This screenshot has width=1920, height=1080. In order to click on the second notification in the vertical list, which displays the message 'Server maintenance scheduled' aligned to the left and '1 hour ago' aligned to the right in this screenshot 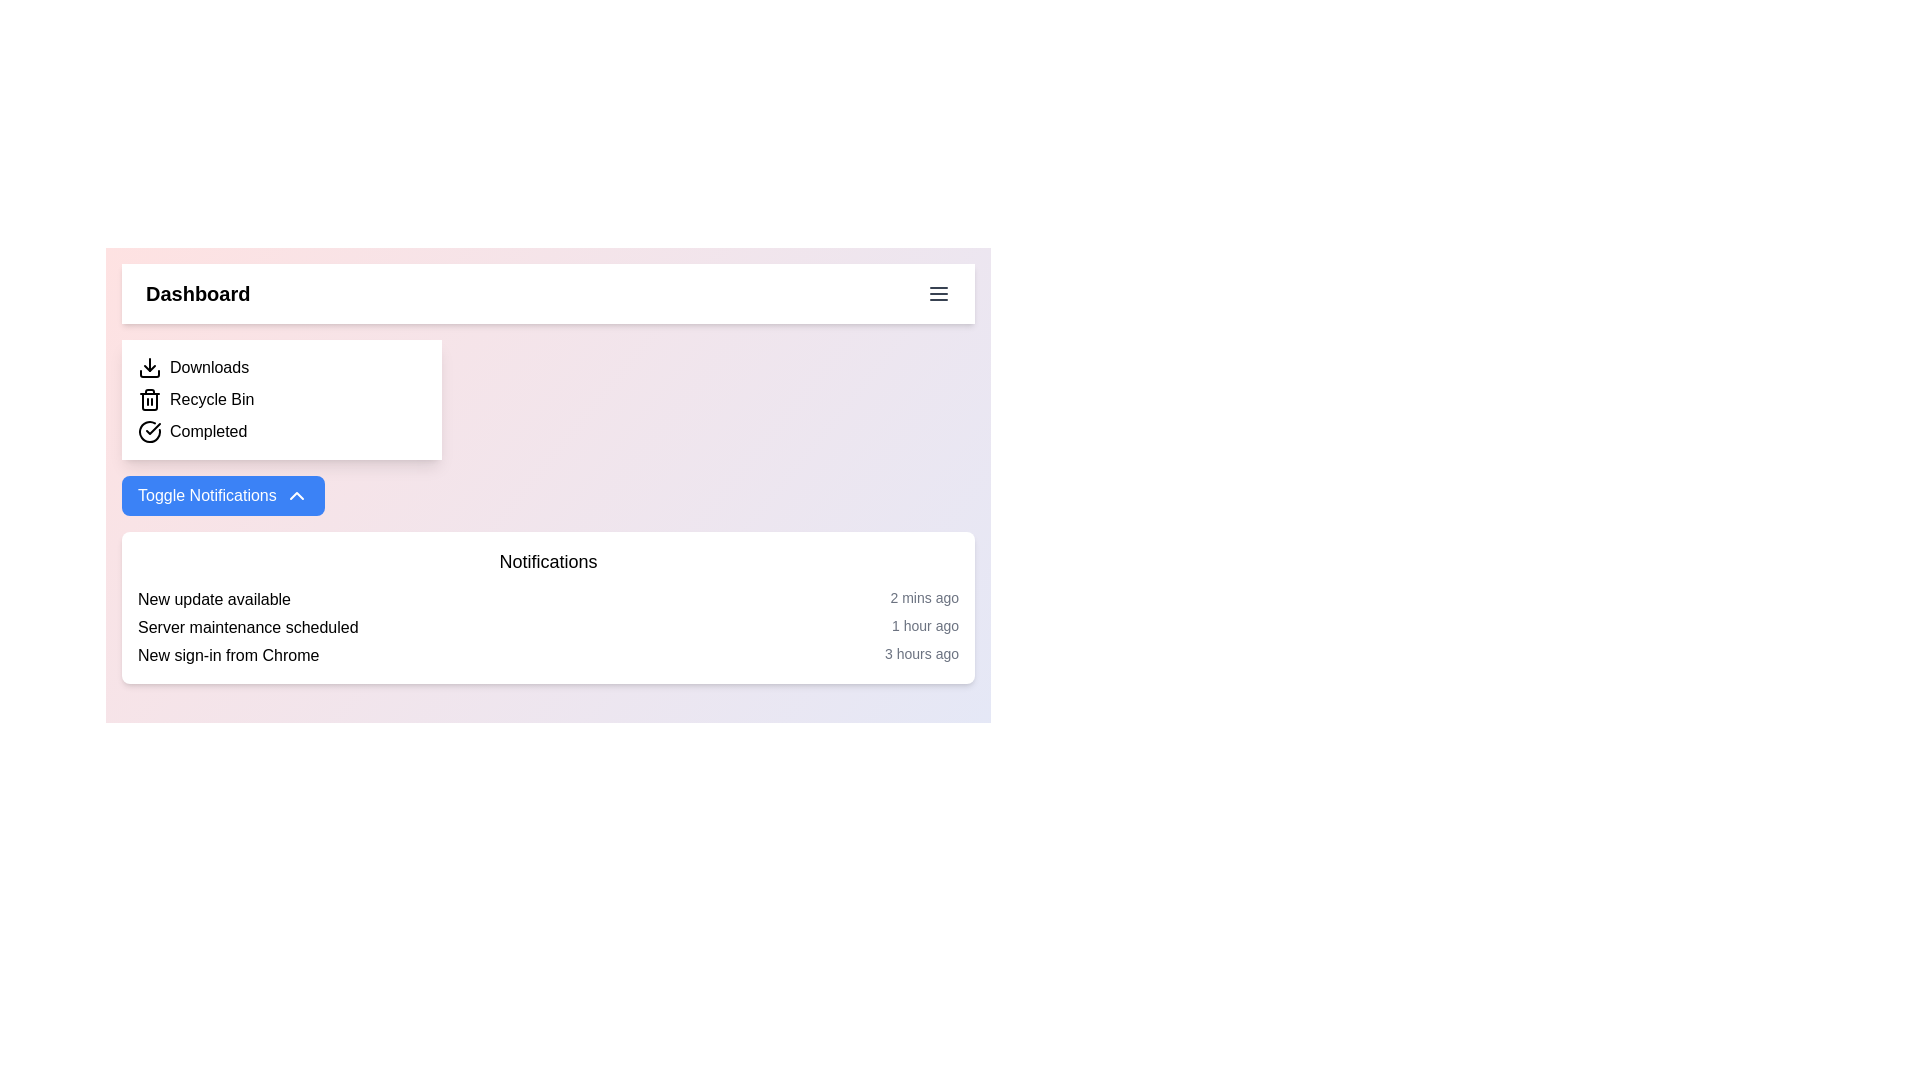, I will do `click(548, 627)`.